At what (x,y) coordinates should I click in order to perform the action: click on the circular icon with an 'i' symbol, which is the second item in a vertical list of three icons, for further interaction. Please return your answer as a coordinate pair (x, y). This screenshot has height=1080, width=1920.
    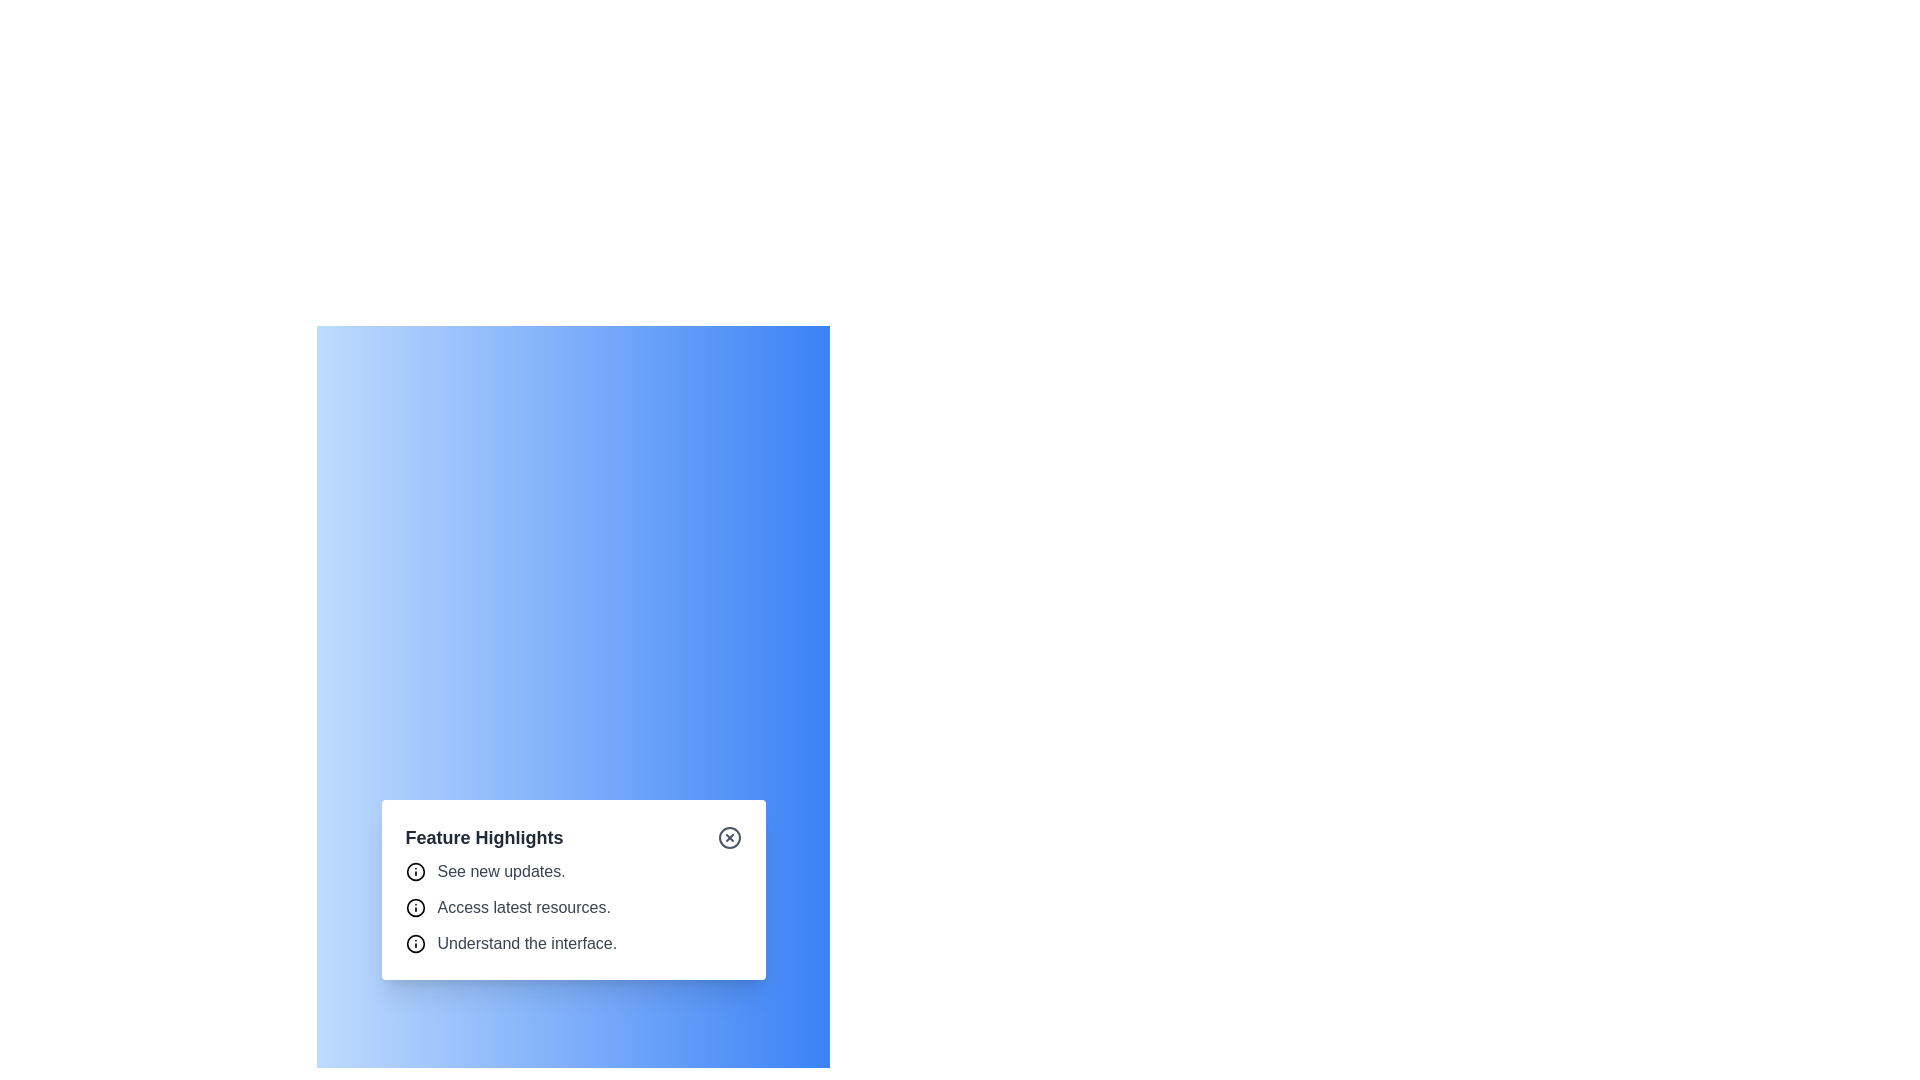
    Looking at the image, I should click on (414, 907).